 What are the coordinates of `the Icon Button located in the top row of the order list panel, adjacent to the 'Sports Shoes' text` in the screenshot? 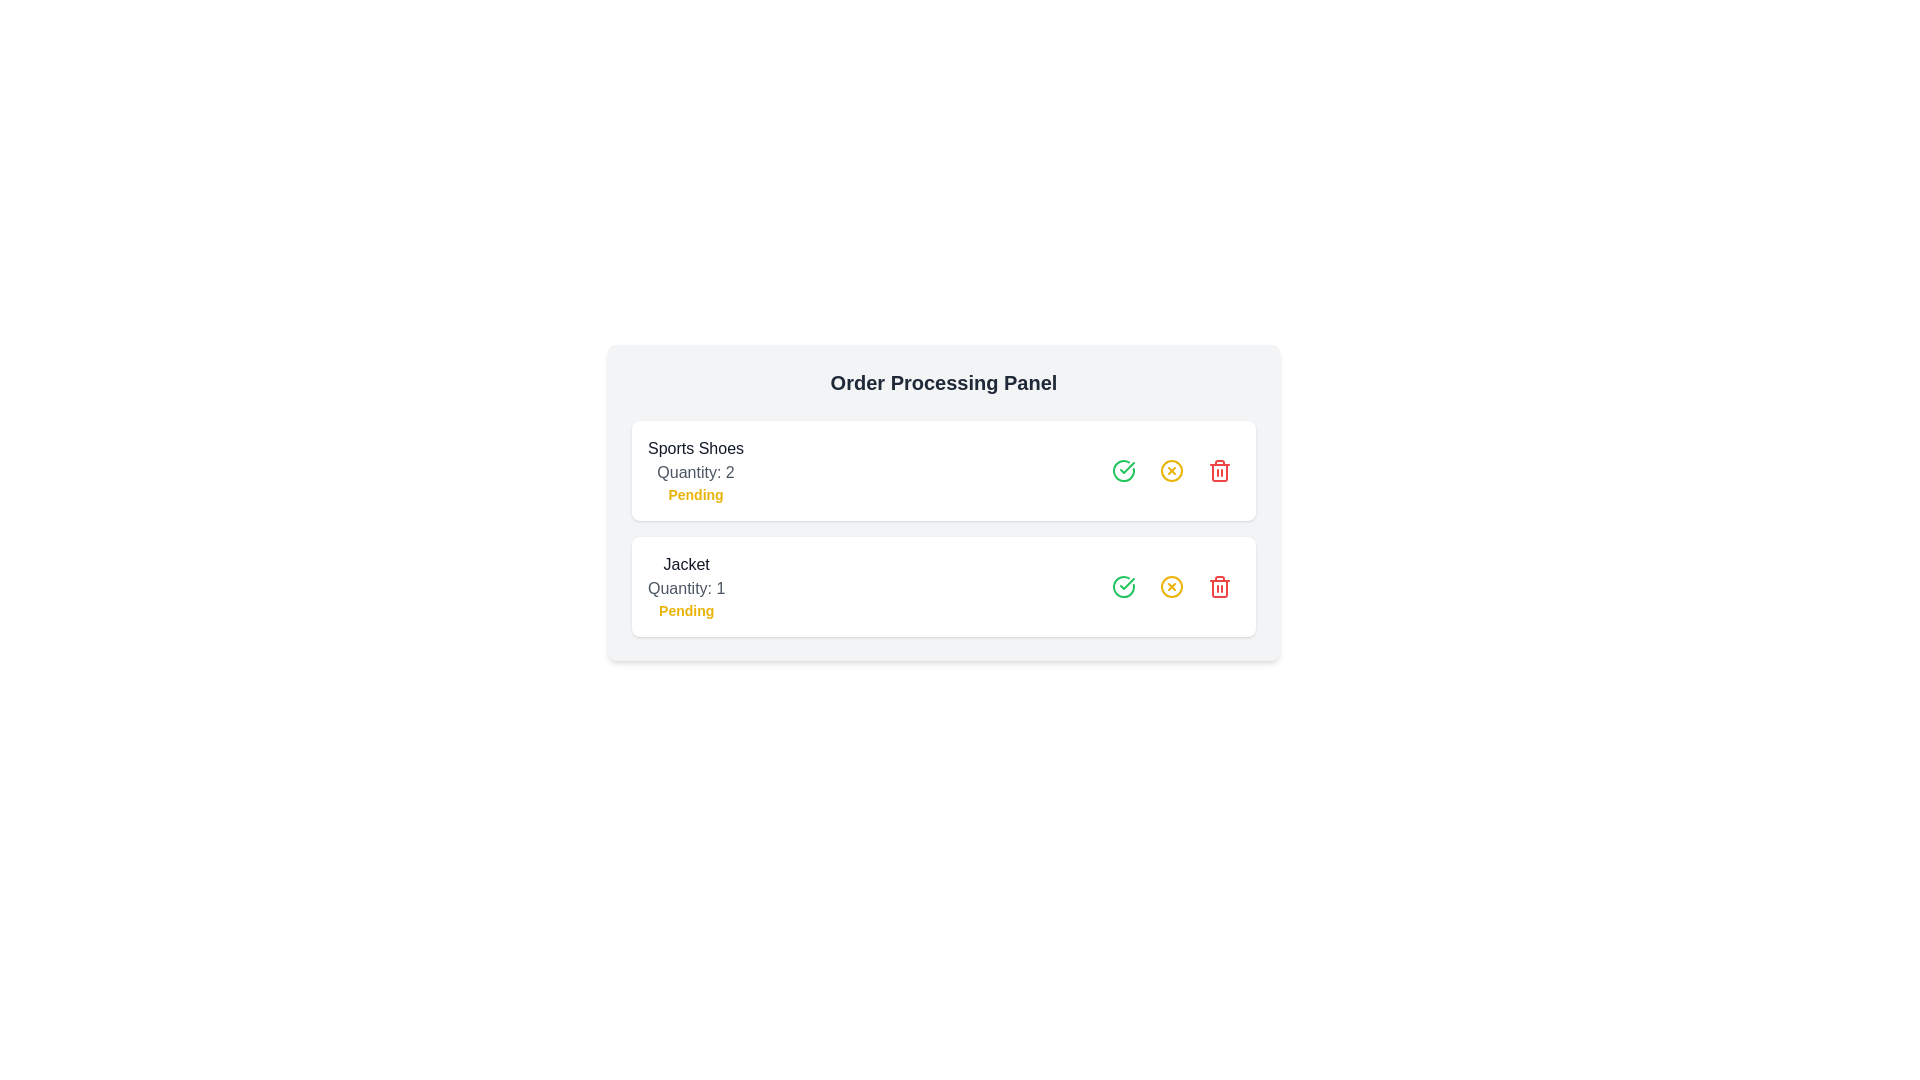 It's located at (1123, 470).